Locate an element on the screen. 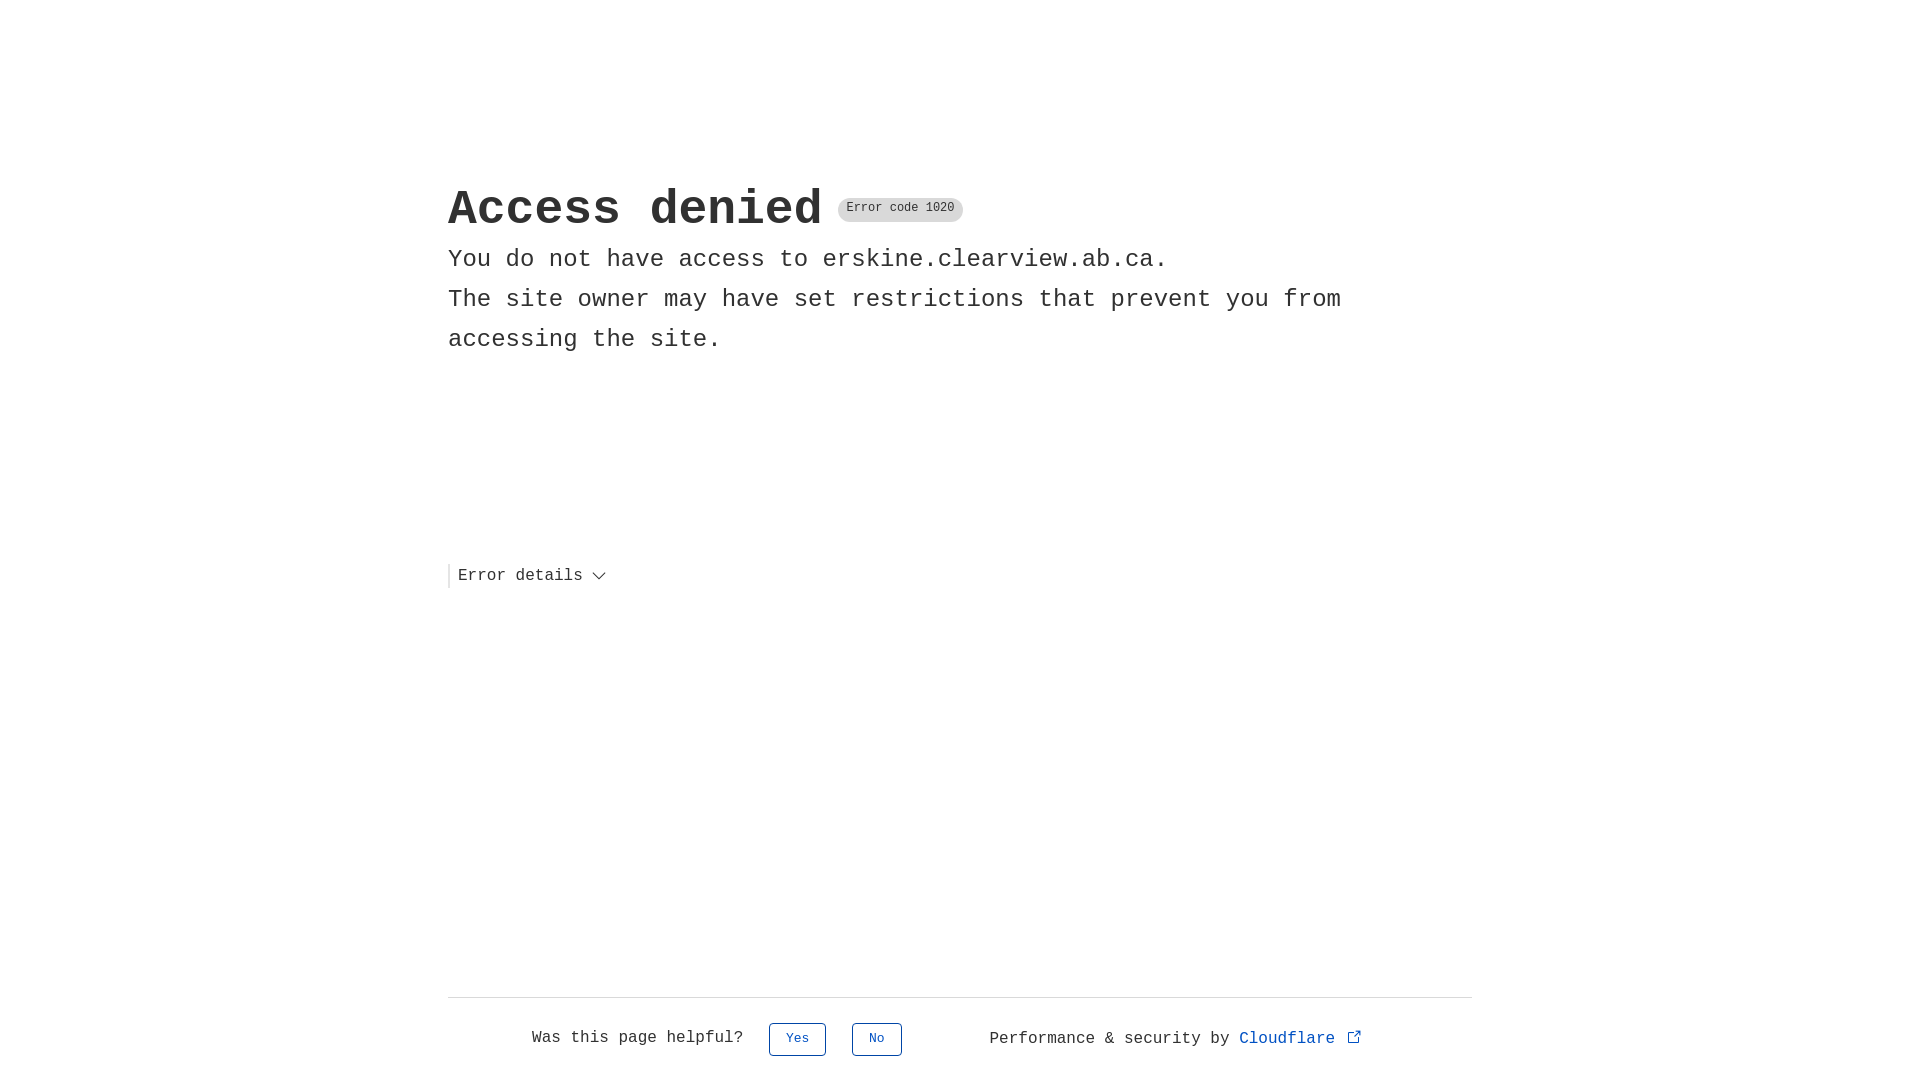 This screenshot has height=1080, width=1920. 'Cloudflare' is located at coordinates (1301, 1037).